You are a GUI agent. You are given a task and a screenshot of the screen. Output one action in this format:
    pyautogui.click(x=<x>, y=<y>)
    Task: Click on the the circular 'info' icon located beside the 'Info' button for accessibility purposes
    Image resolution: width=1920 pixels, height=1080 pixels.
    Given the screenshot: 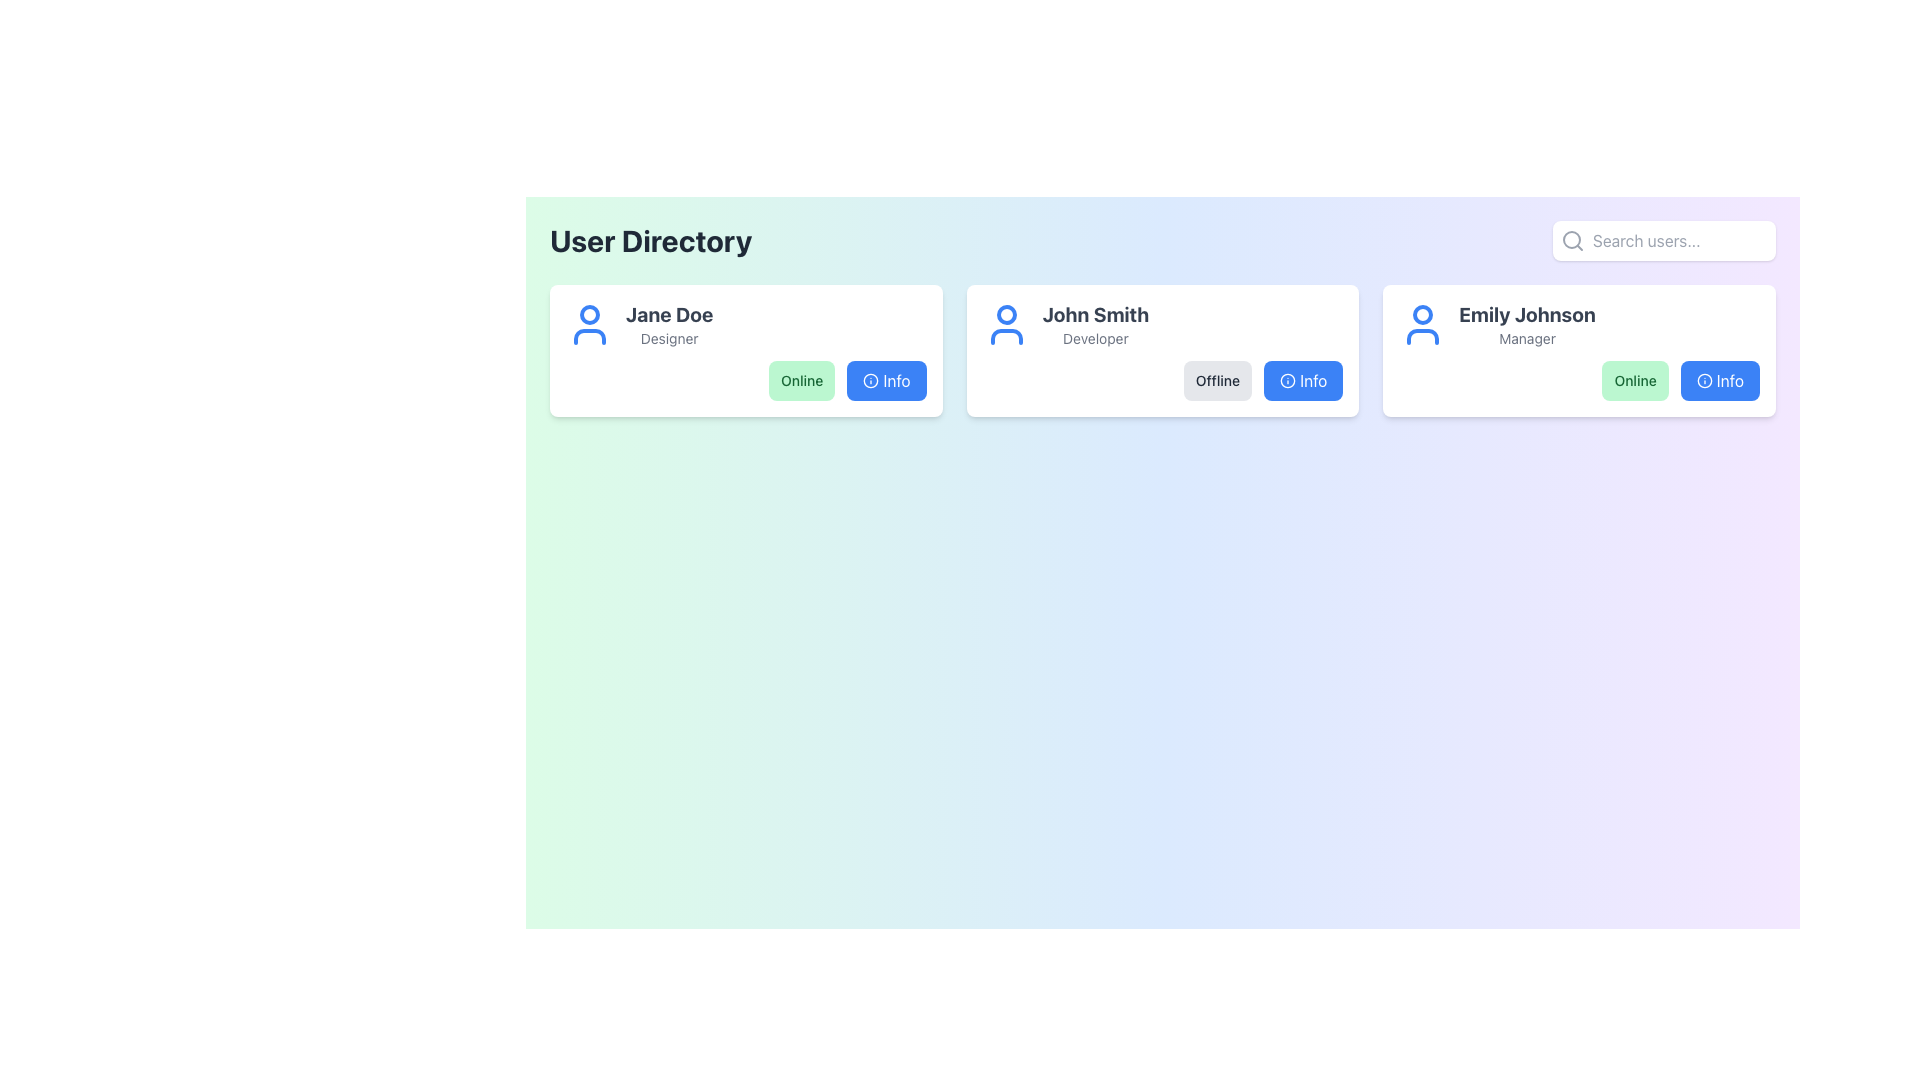 What is the action you would take?
    pyautogui.click(x=1288, y=381)
    